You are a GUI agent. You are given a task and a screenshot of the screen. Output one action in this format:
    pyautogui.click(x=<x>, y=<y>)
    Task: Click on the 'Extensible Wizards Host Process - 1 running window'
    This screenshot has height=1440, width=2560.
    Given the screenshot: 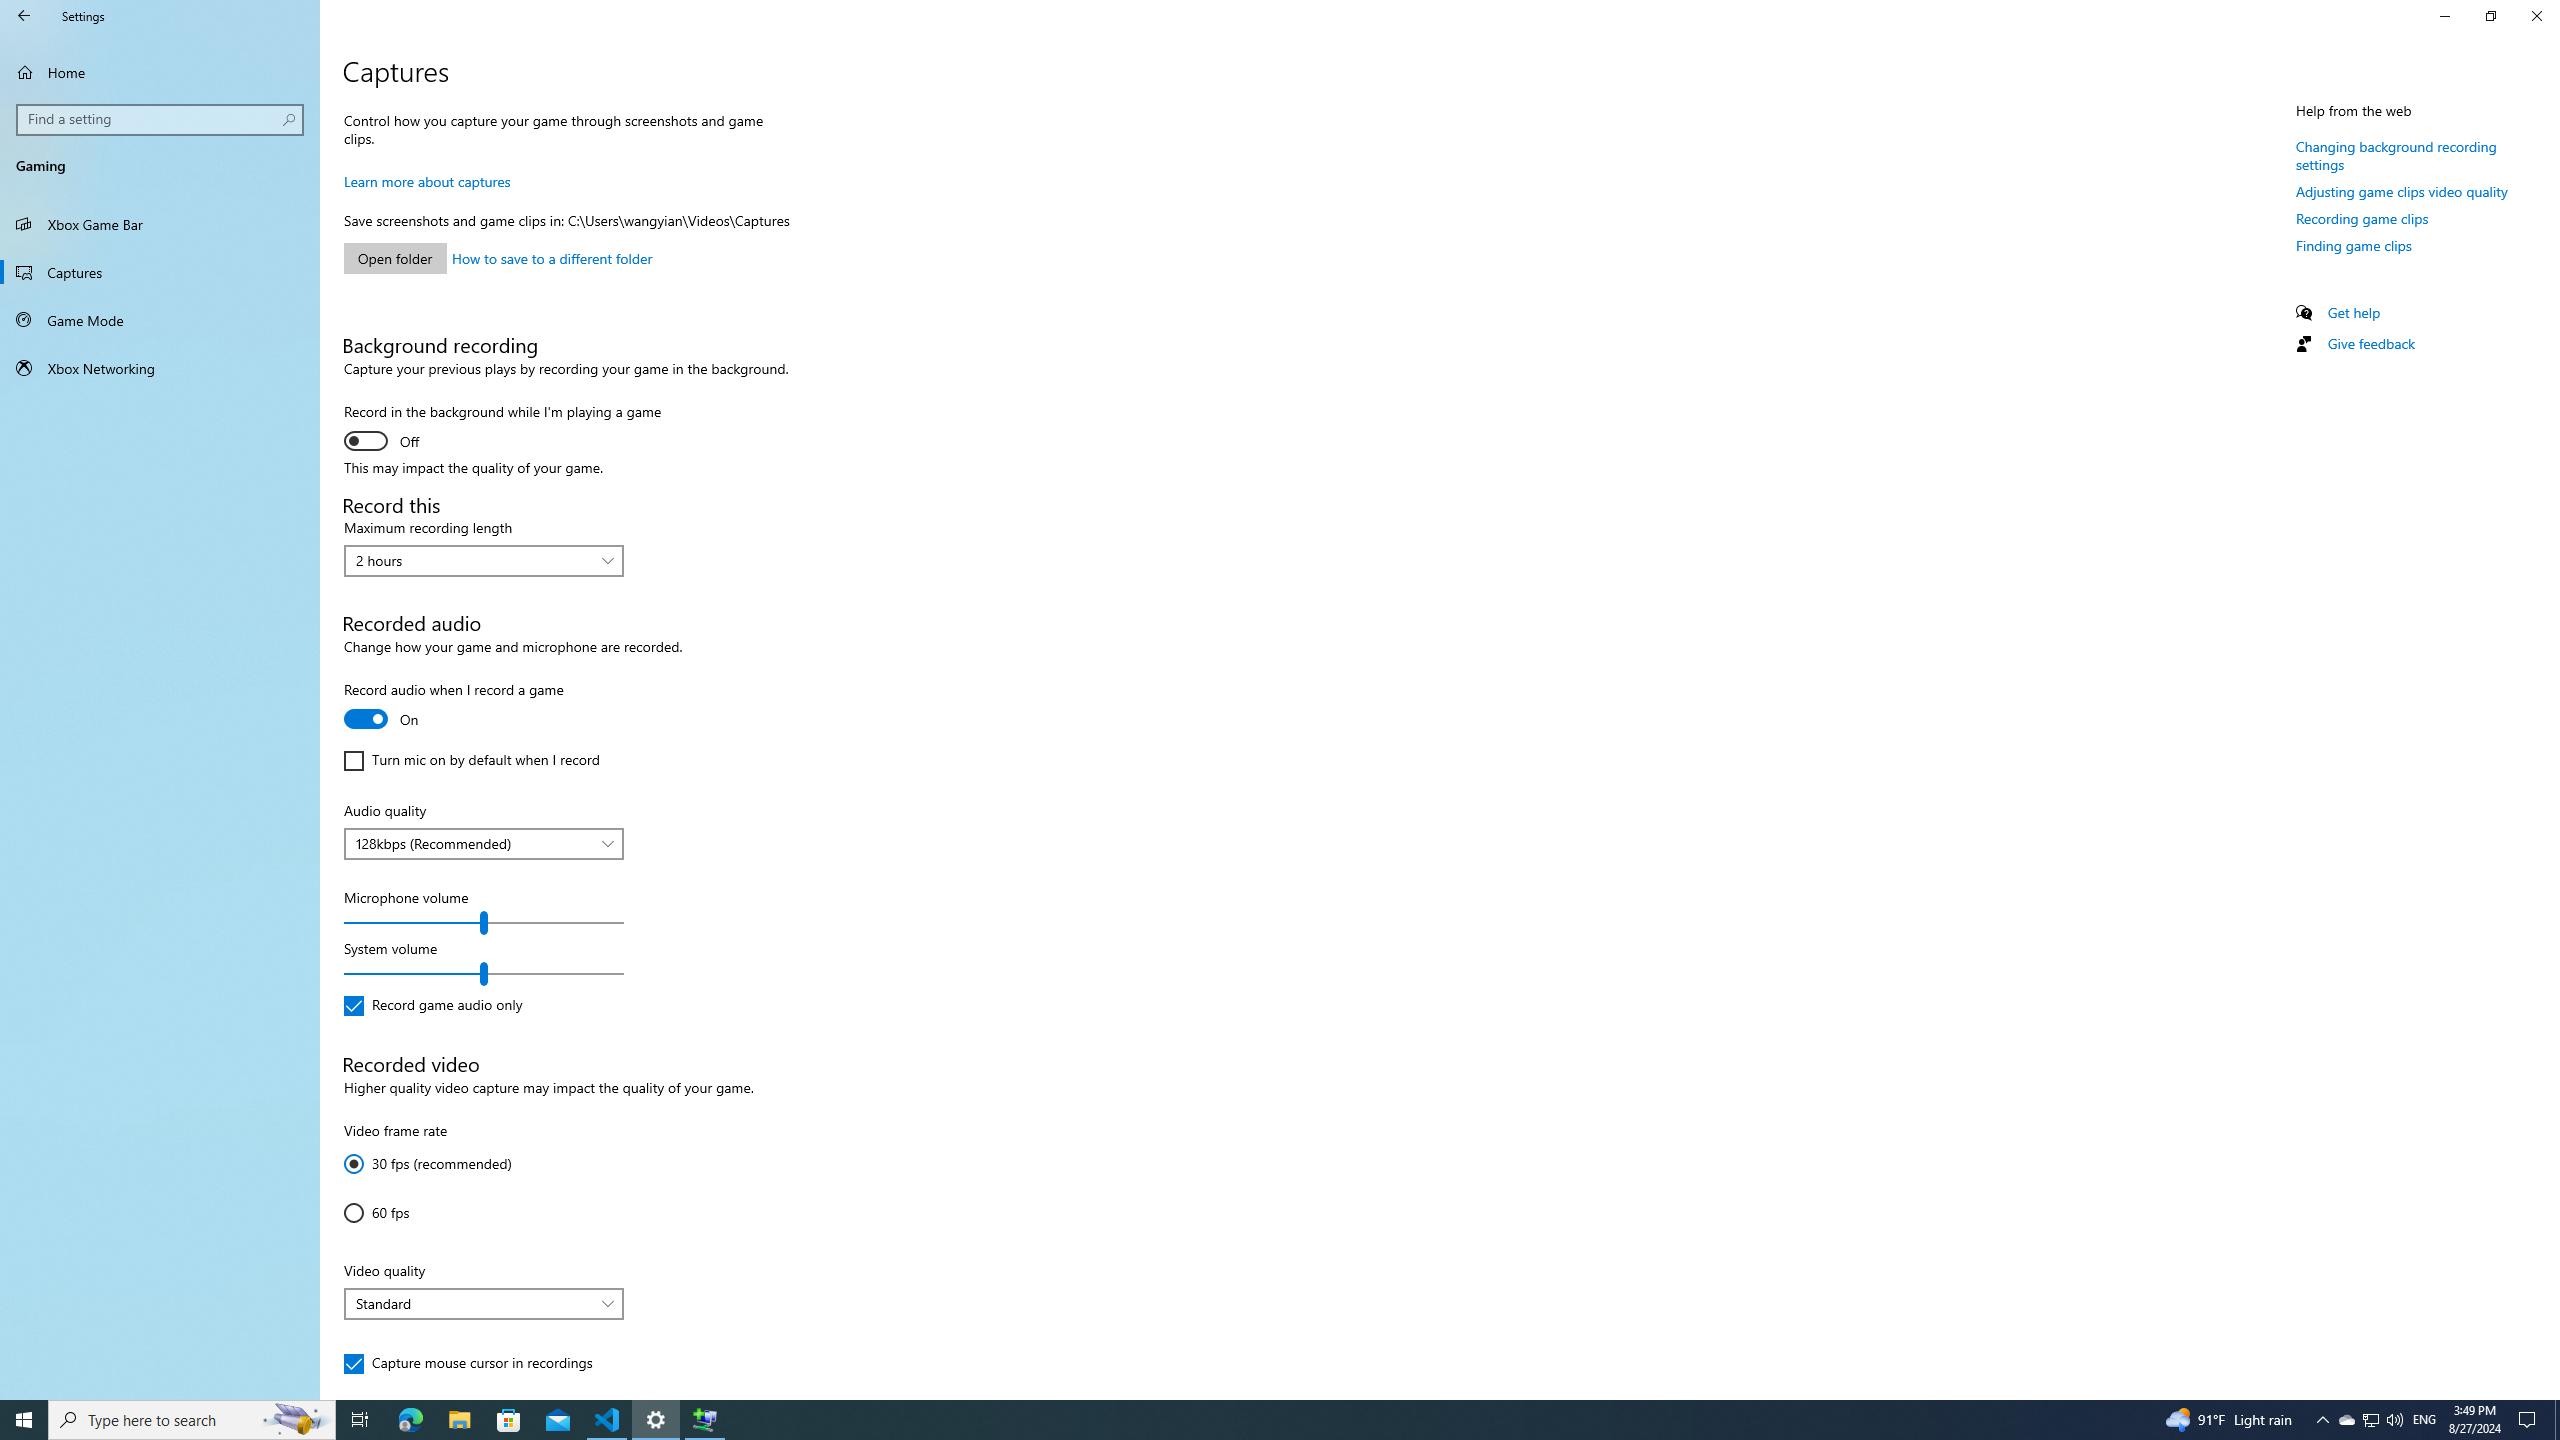 What is the action you would take?
    pyautogui.click(x=705, y=1418)
    